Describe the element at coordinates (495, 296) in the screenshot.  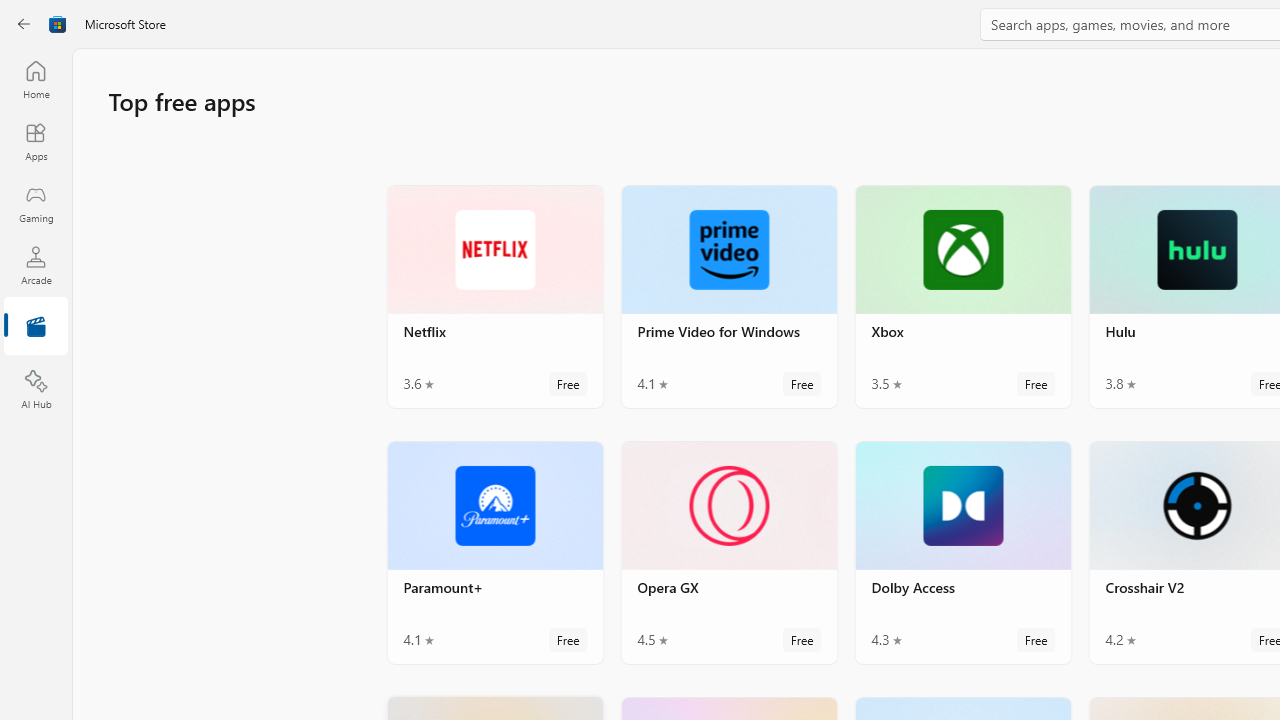
I see `'Netflix. Average rating of 3.6 out of five stars. Free  '` at that location.